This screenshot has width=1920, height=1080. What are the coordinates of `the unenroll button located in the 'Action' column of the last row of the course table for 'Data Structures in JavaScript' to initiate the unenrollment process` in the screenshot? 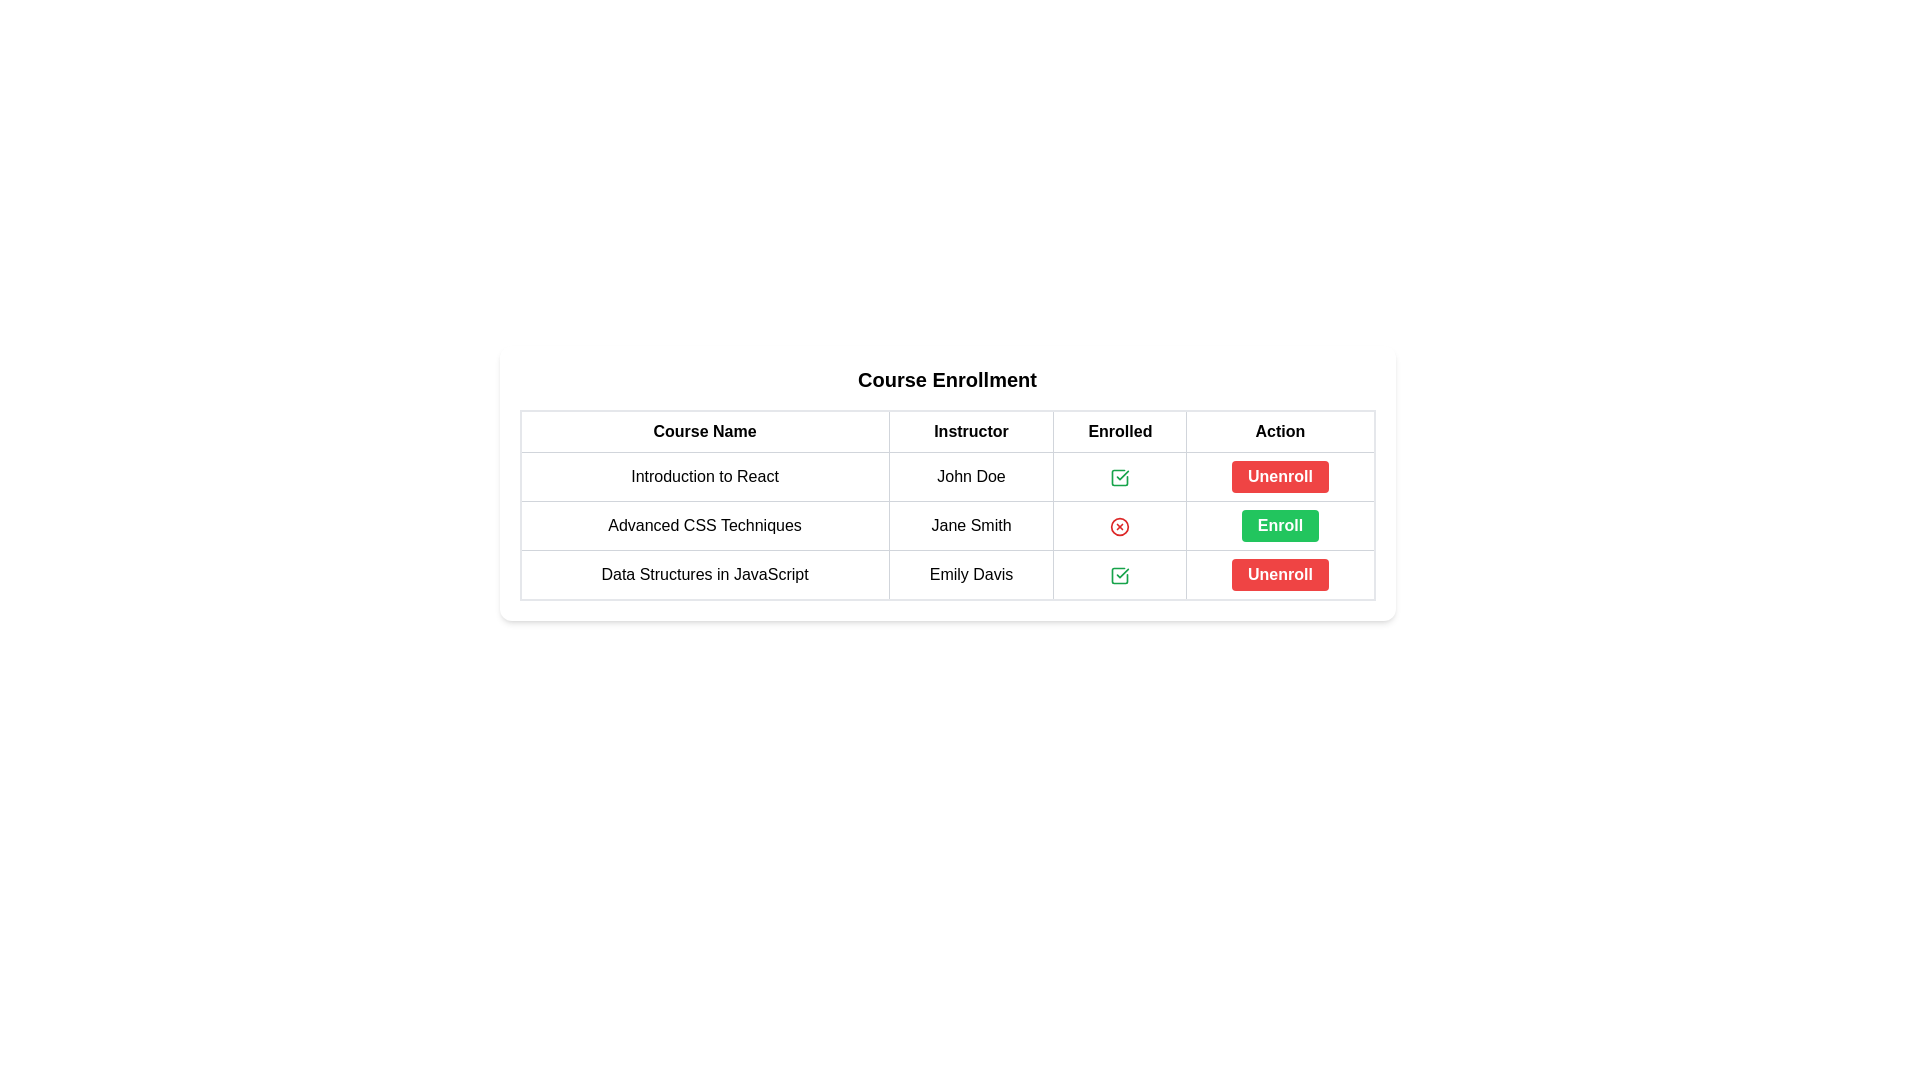 It's located at (1280, 575).